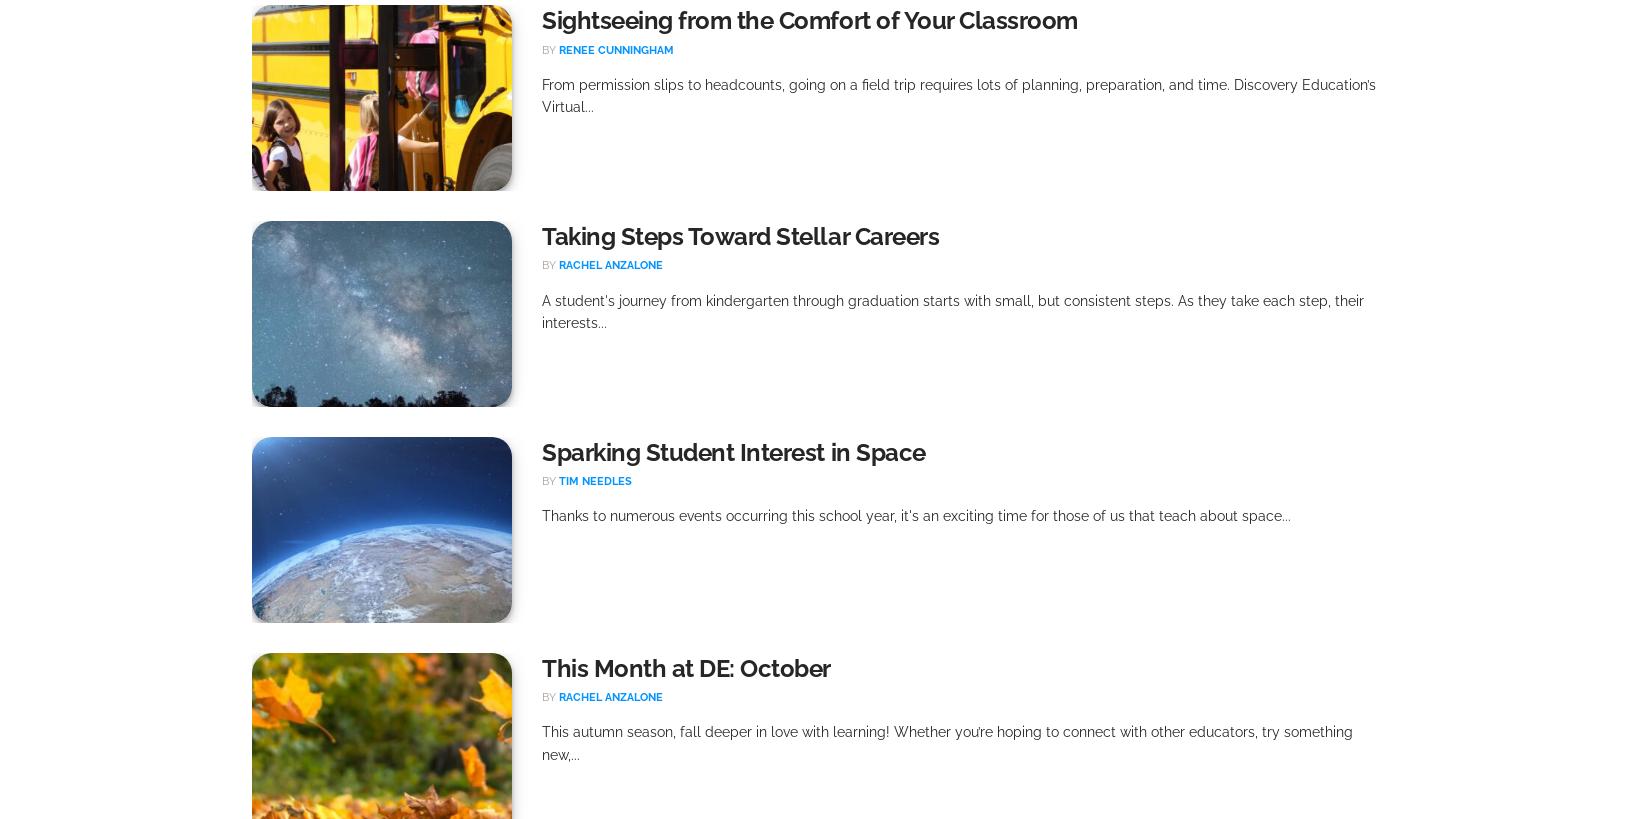 The width and height of the screenshot is (1644, 819). What do you see at coordinates (686, 668) in the screenshot?
I see `'This Month at DE: October'` at bounding box center [686, 668].